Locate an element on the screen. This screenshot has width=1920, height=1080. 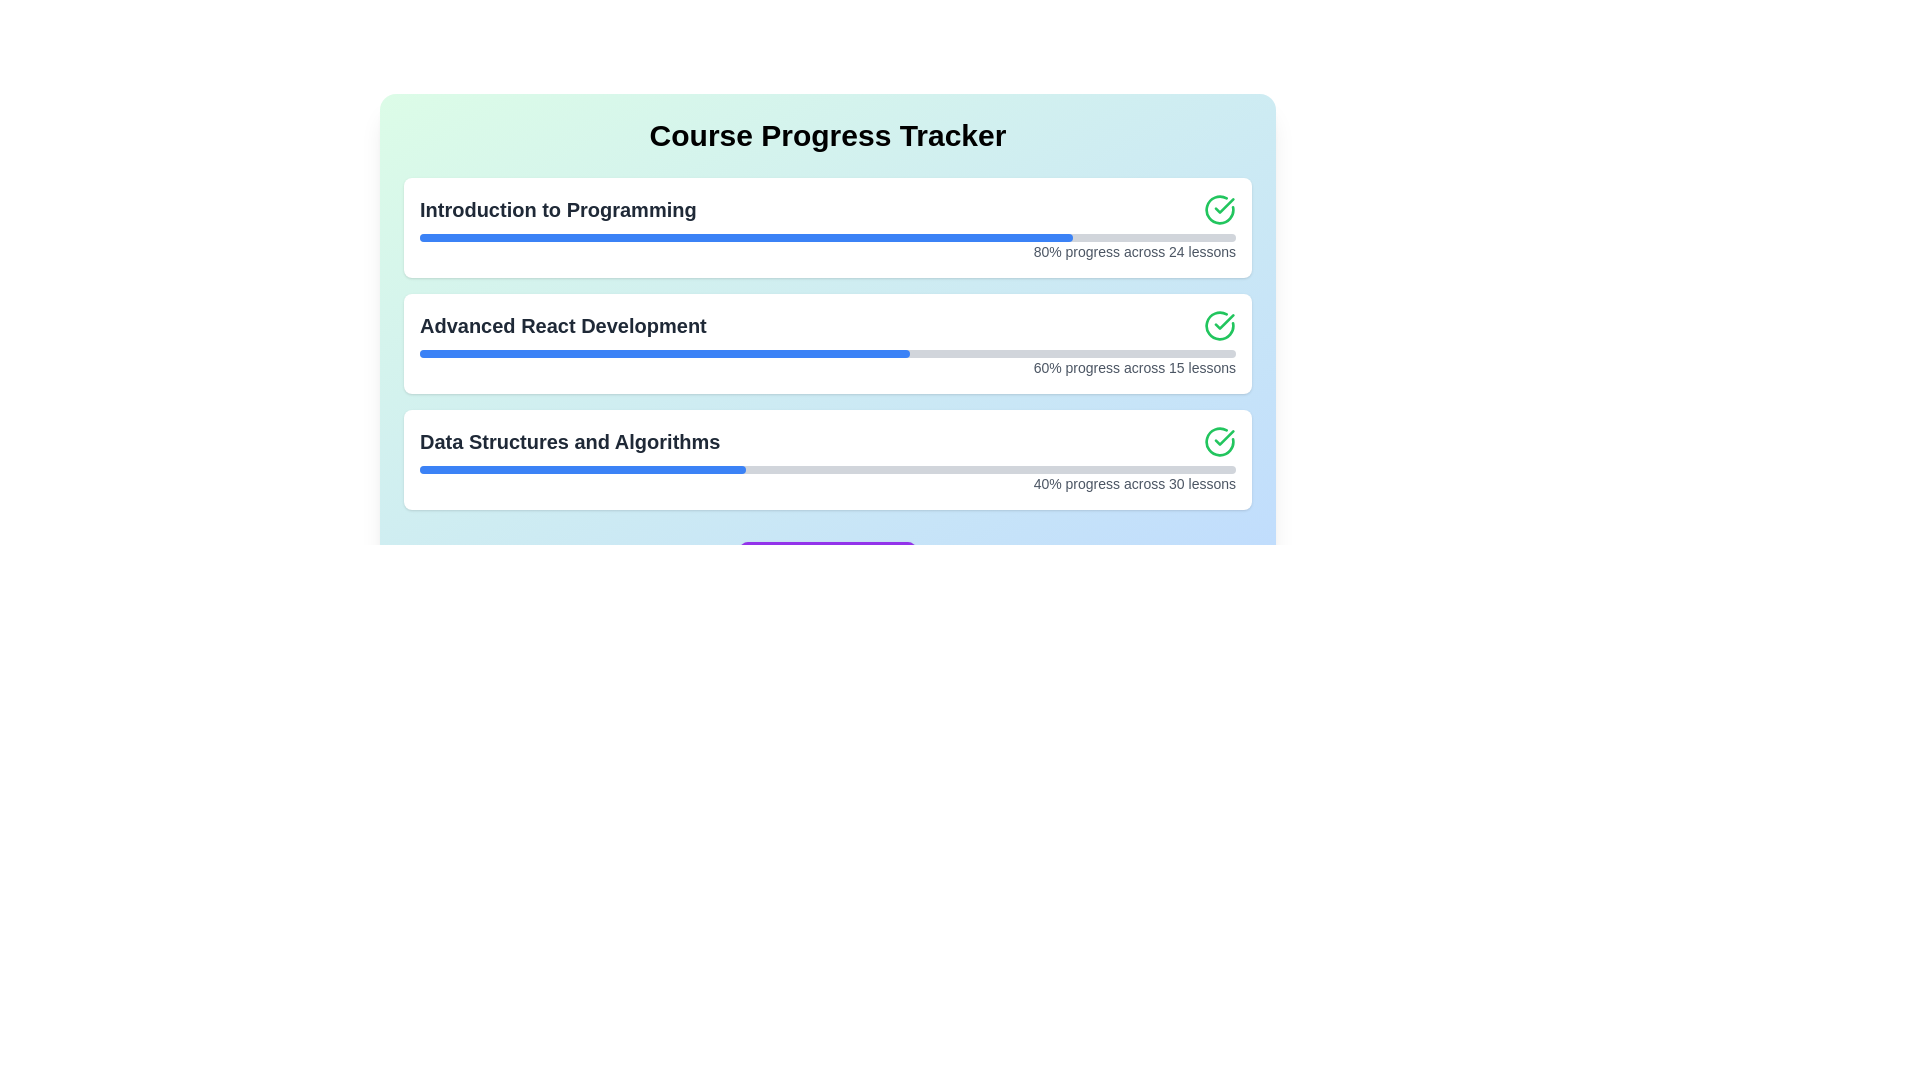
the gray progress bar labeled 'Data Structures and Algorithms' that indicates 40% progress across 30 lessons is located at coordinates (828, 470).